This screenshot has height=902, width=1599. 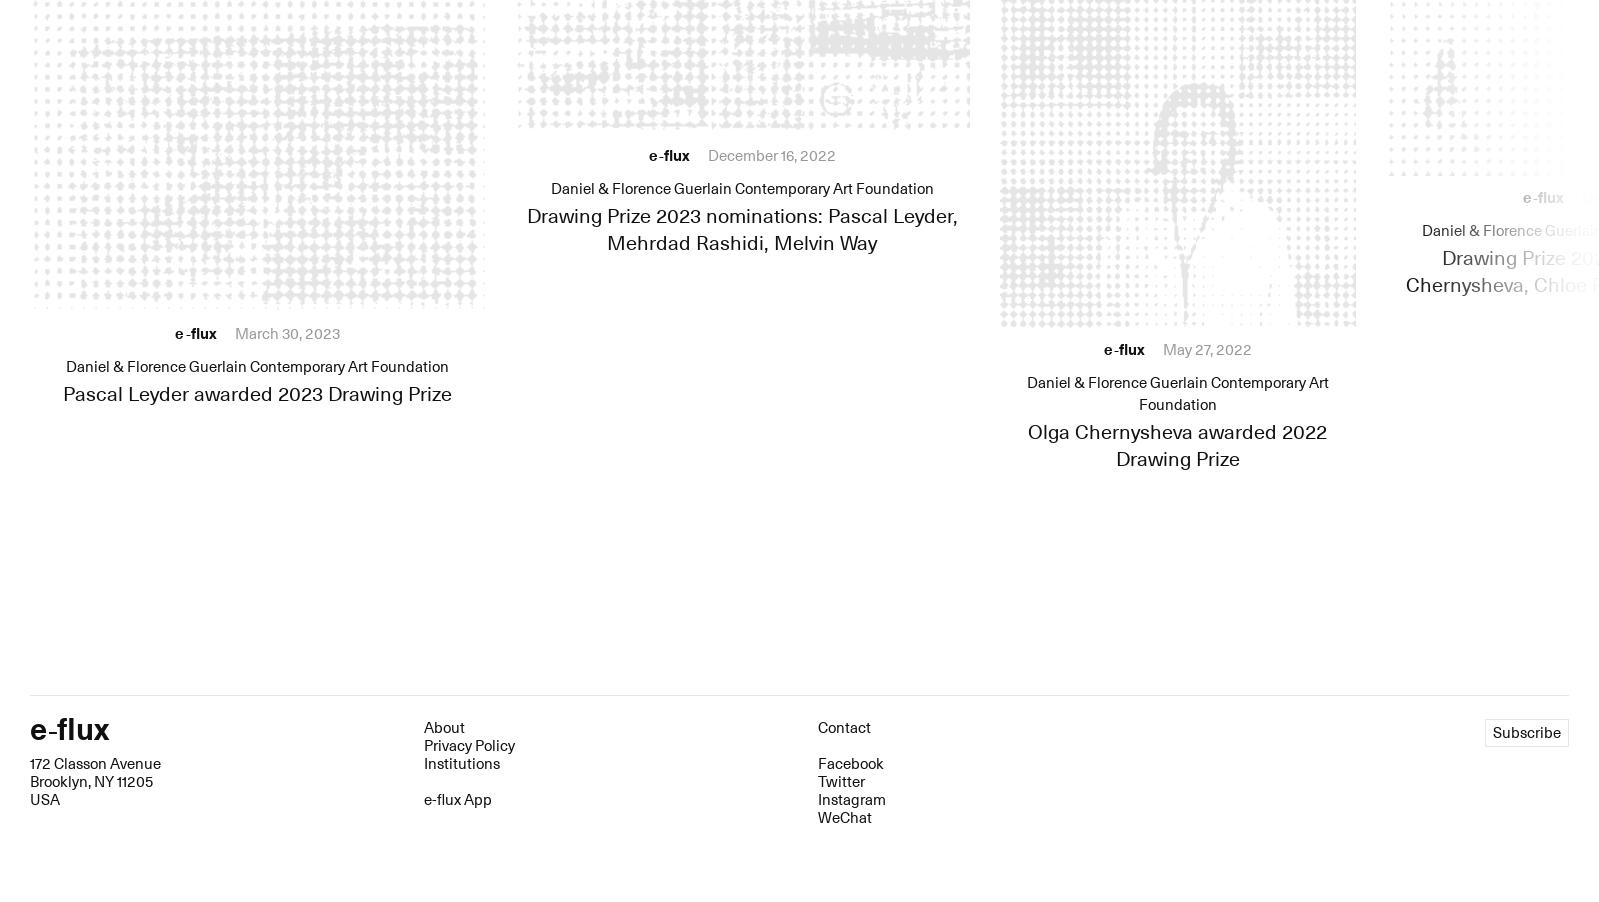 What do you see at coordinates (1176, 445) in the screenshot?
I see `'Olga Chernysheva awarded 2022 Drawing Prize'` at bounding box center [1176, 445].